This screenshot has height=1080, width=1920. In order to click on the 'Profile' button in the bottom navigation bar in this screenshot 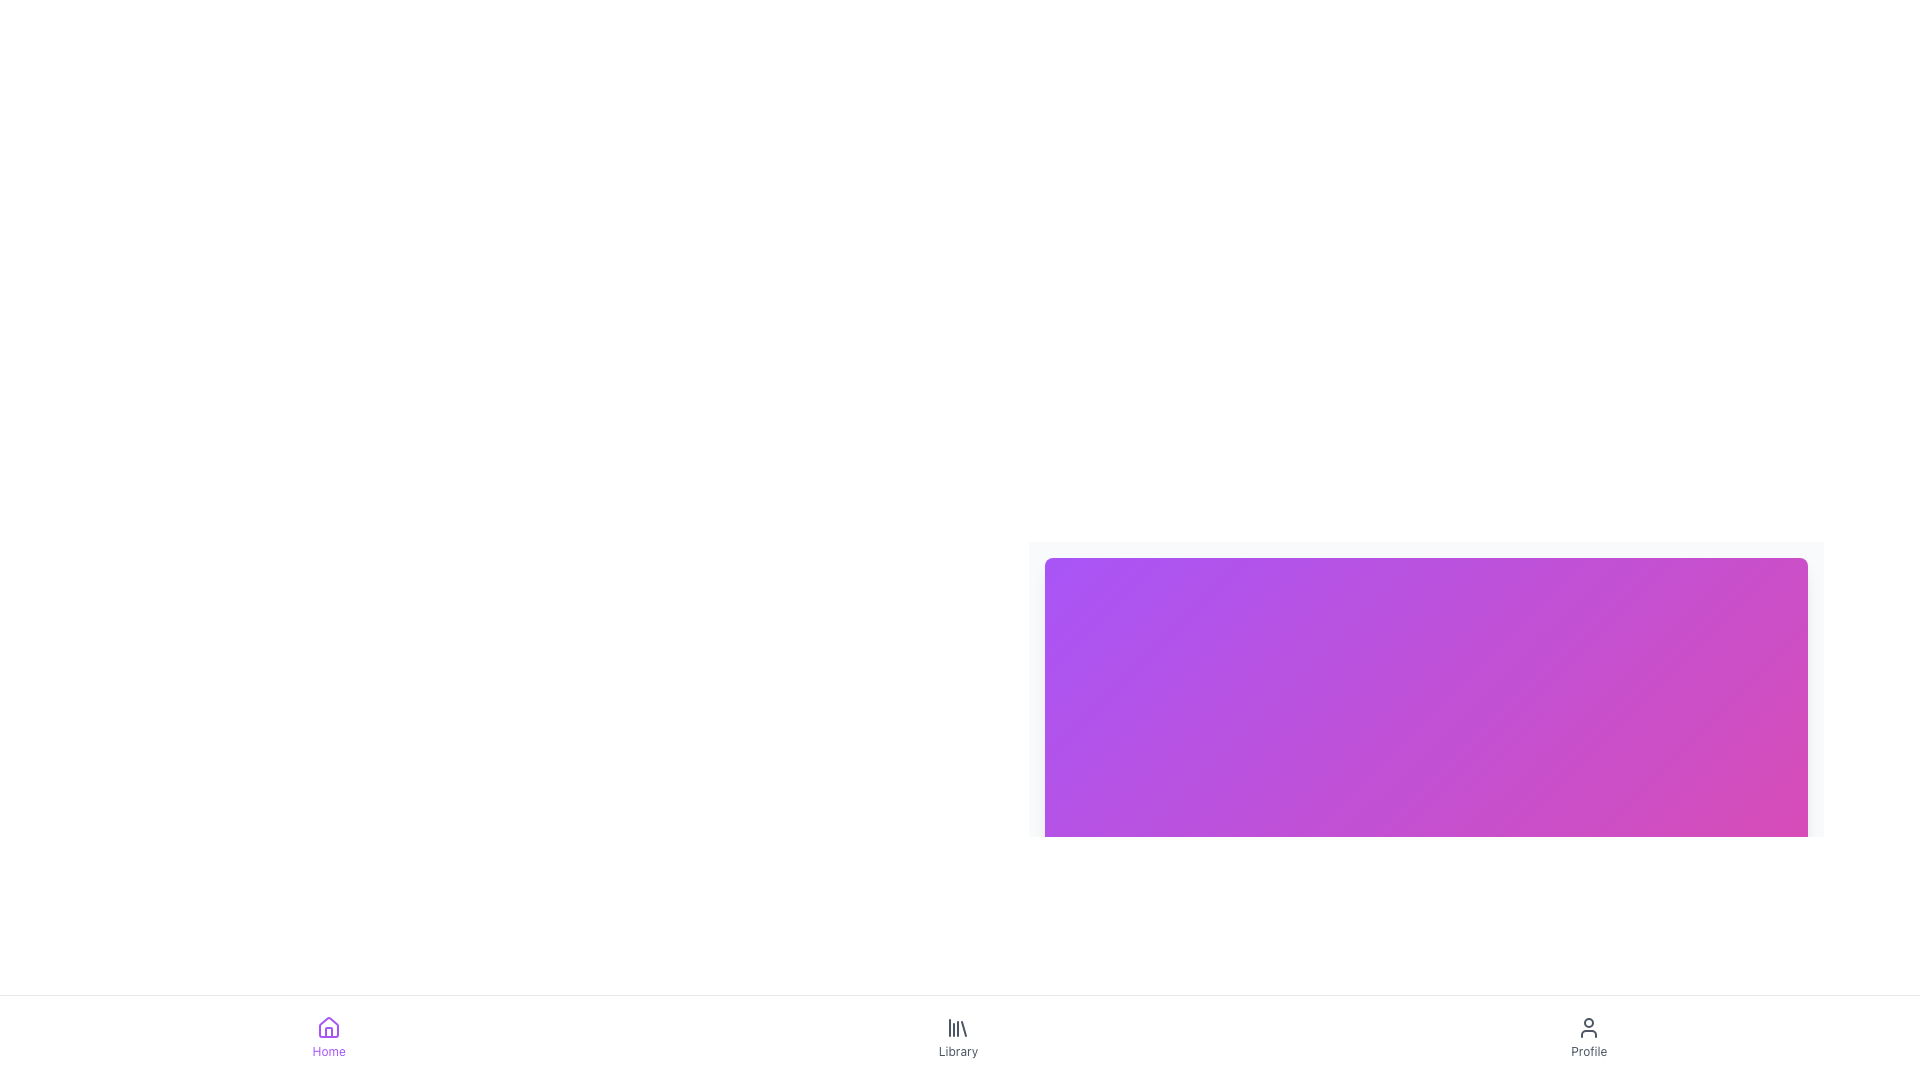, I will do `click(1588, 1036)`.